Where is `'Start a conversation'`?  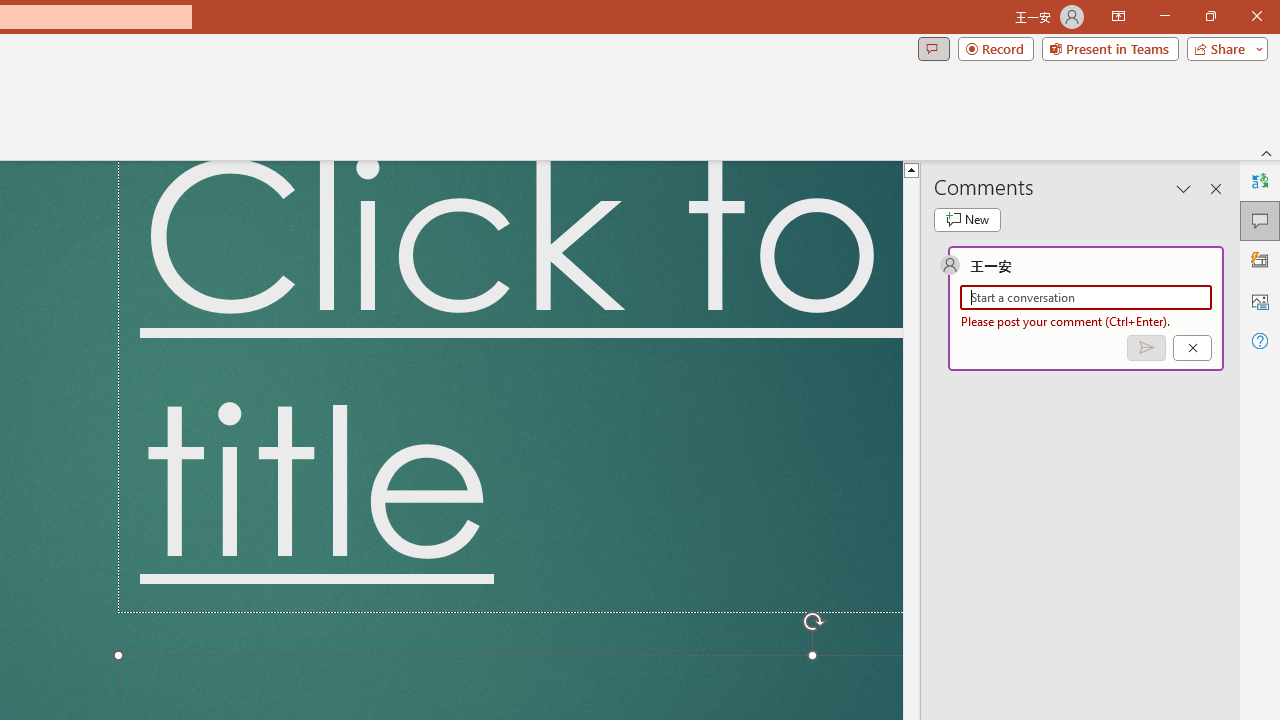
'Start a conversation' is located at coordinates (1085, 297).